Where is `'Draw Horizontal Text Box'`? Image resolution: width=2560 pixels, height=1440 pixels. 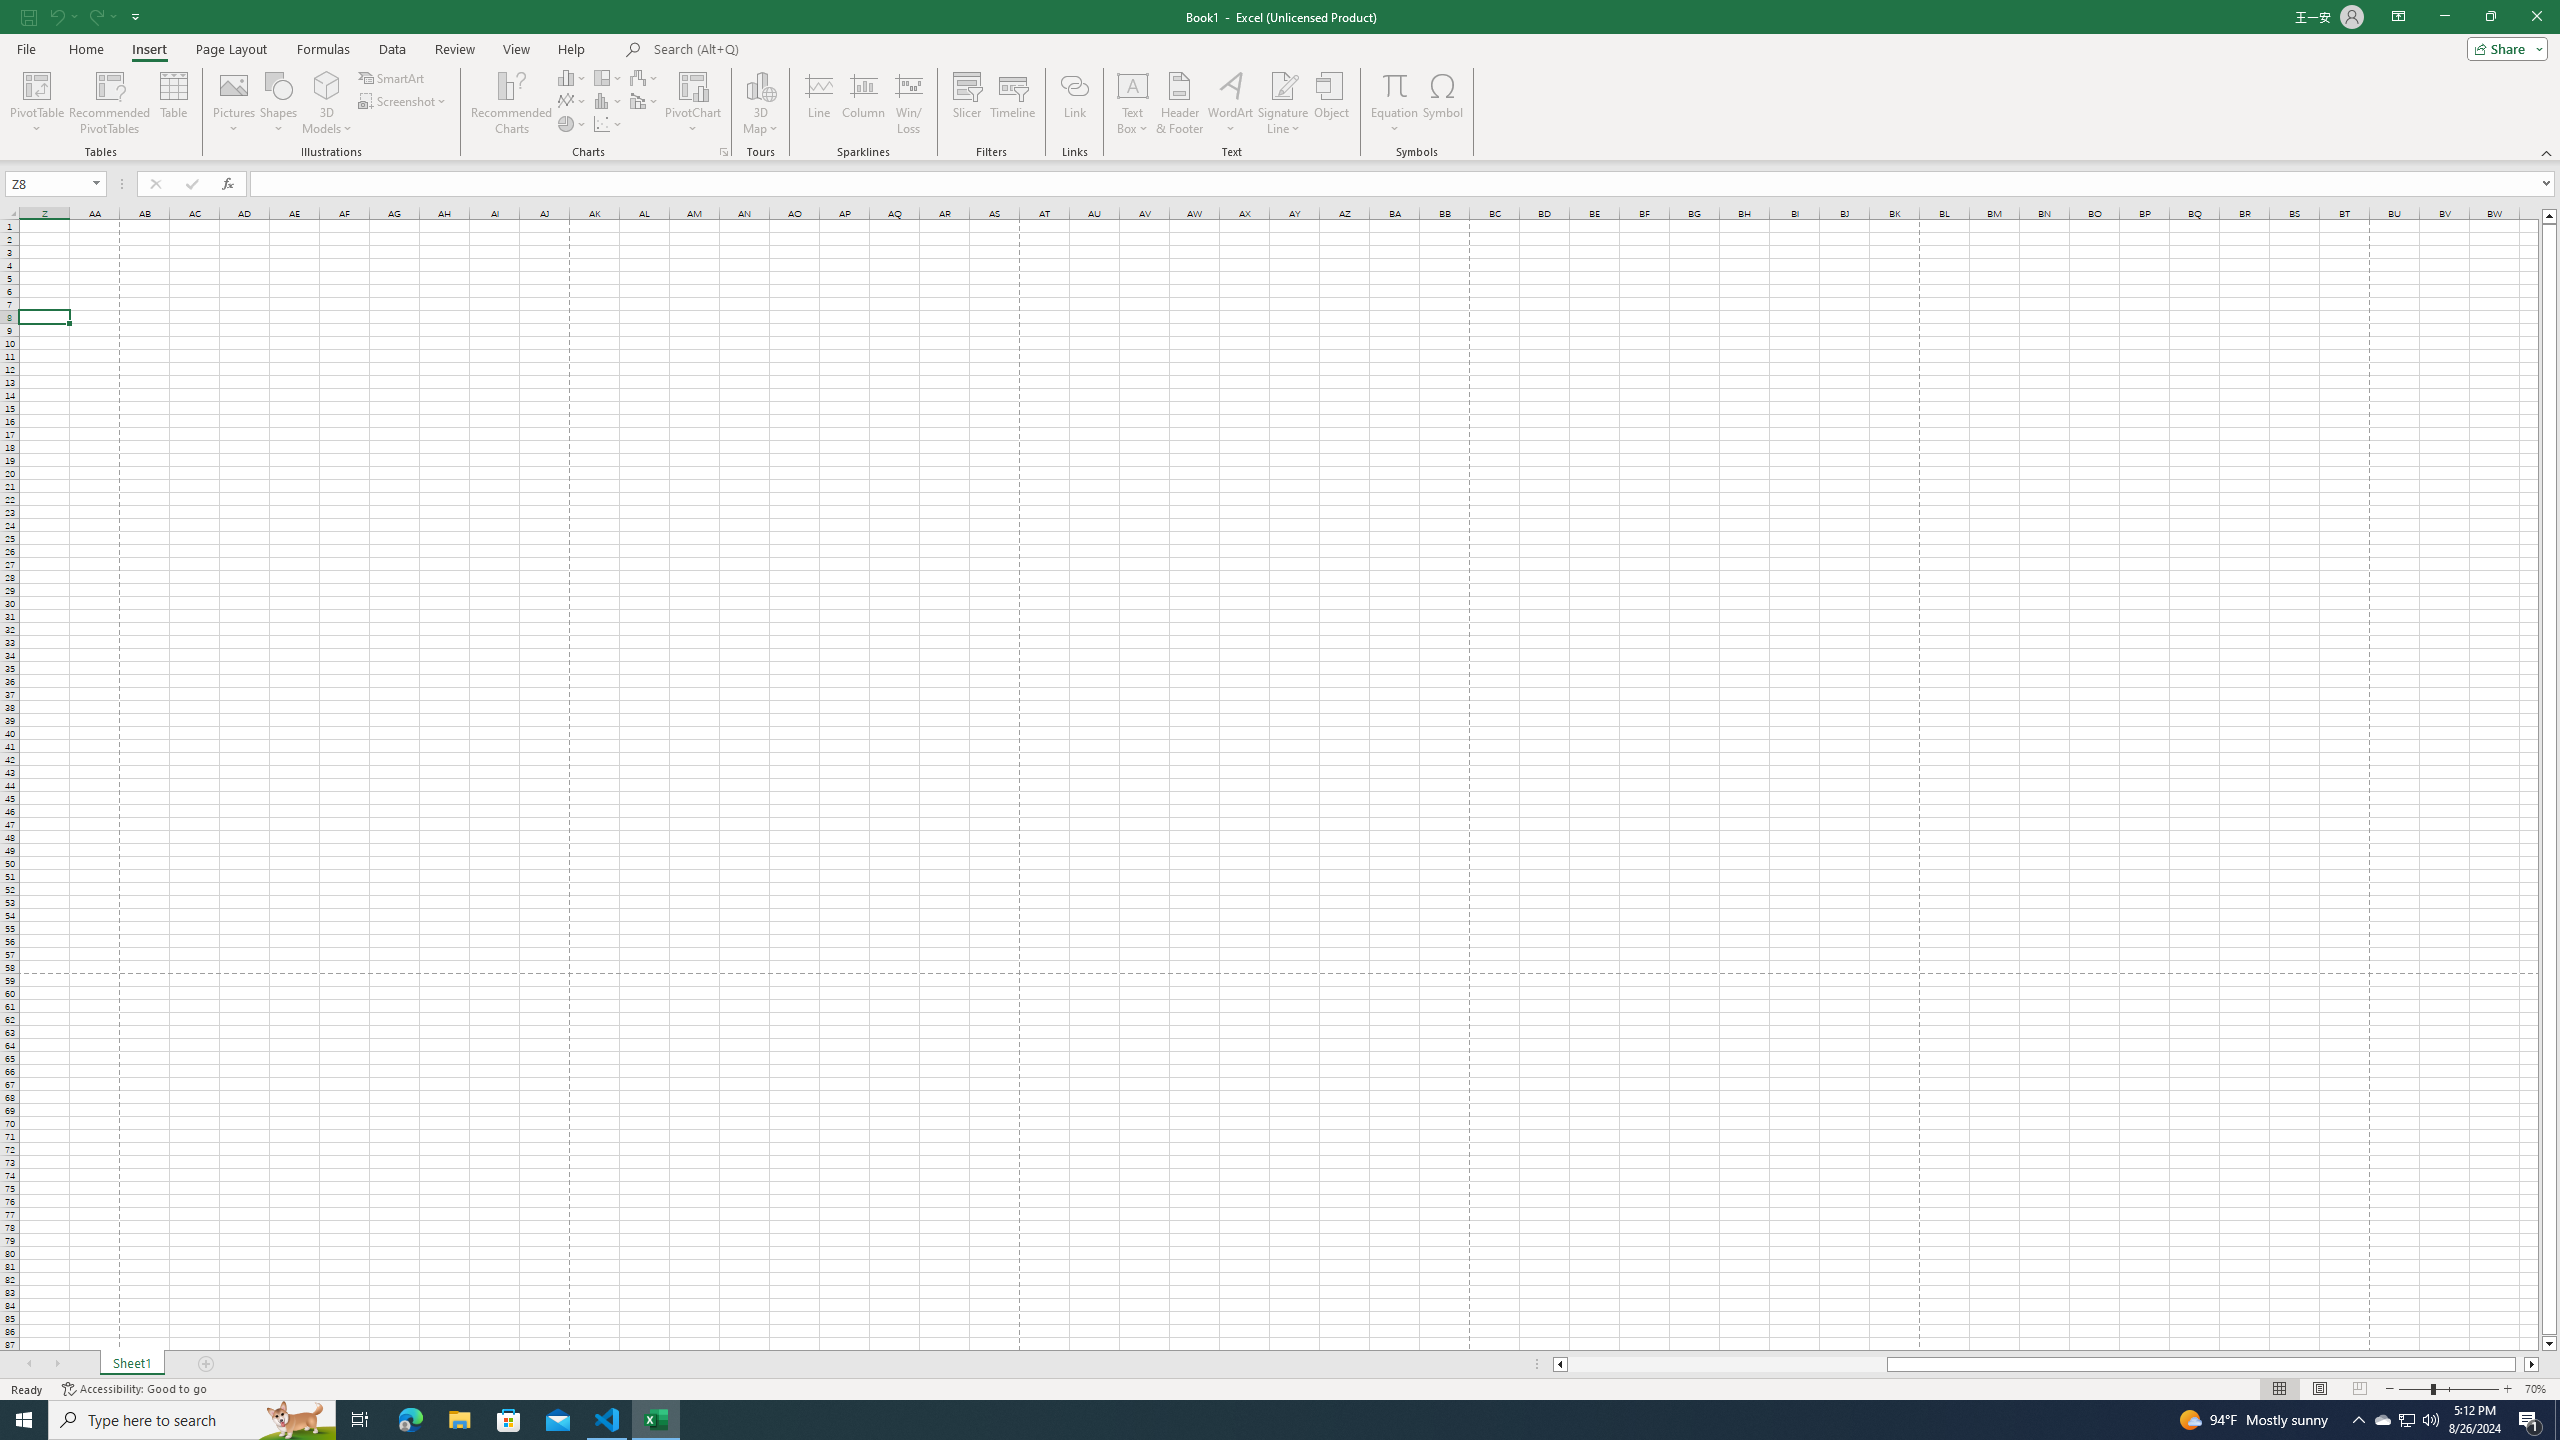 'Draw Horizontal Text Box' is located at coordinates (1132, 84).